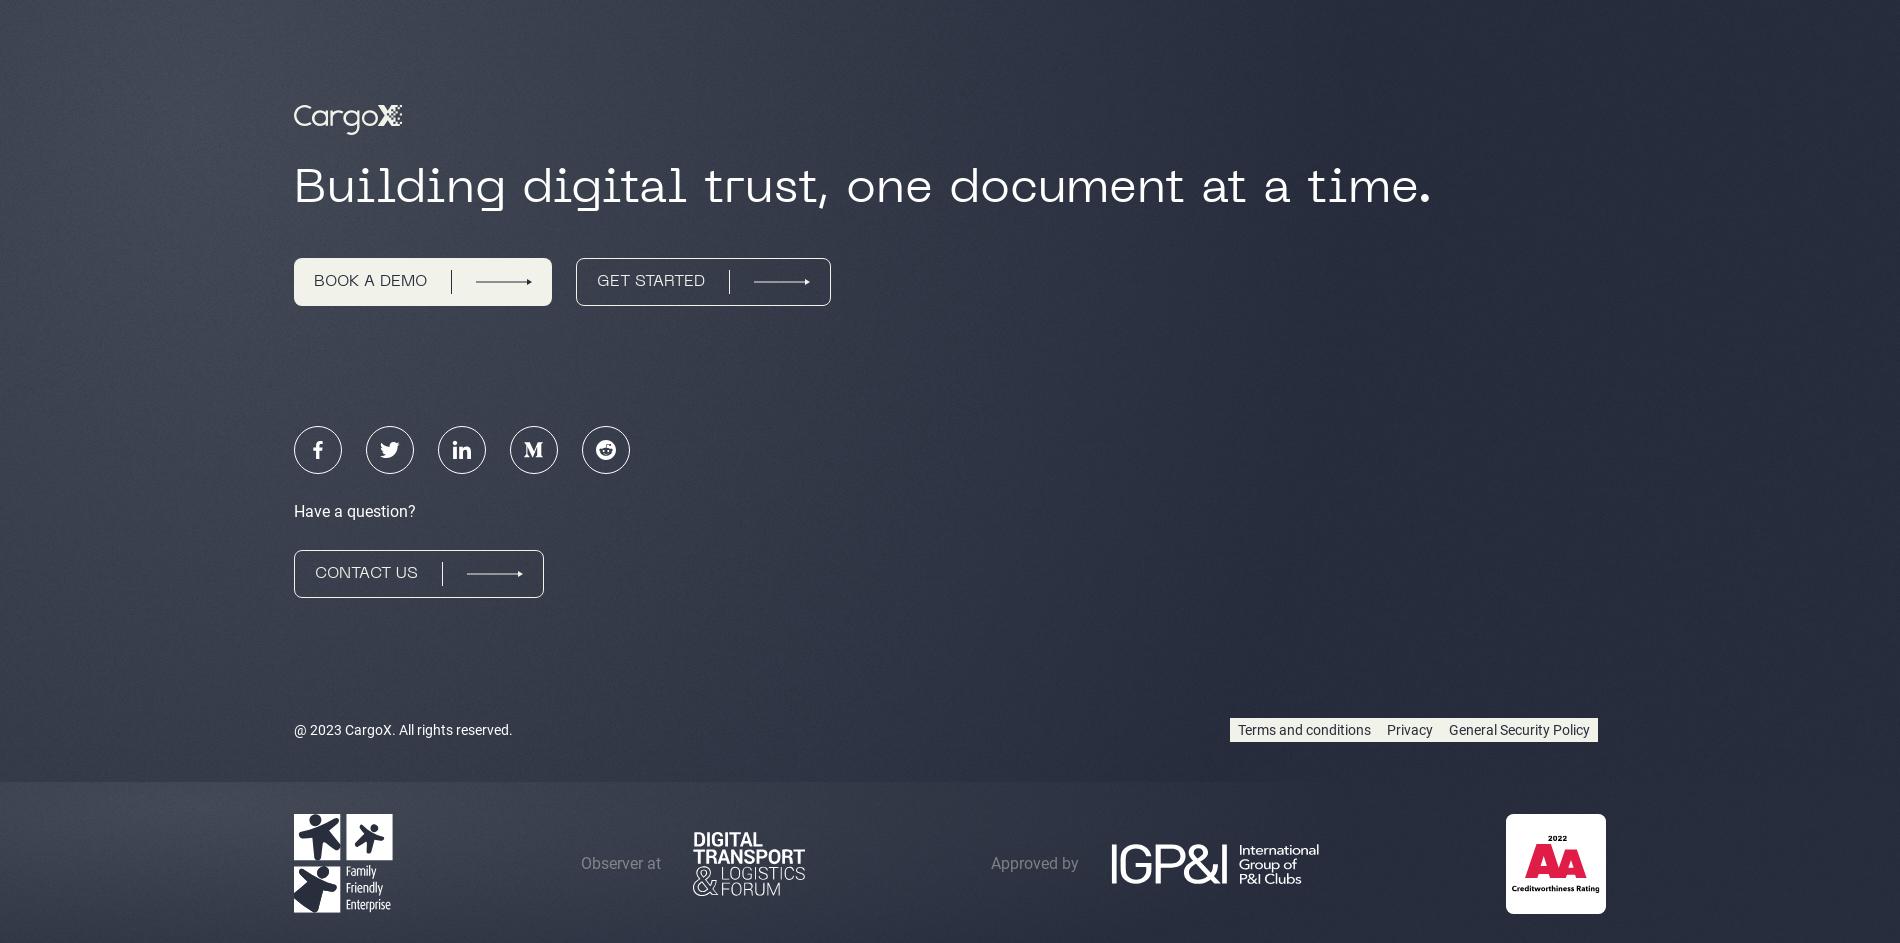  What do you see at coordinates (353, 510) in the screenshot?
I see `'Have a question?'` at bounding box center [353, 510].